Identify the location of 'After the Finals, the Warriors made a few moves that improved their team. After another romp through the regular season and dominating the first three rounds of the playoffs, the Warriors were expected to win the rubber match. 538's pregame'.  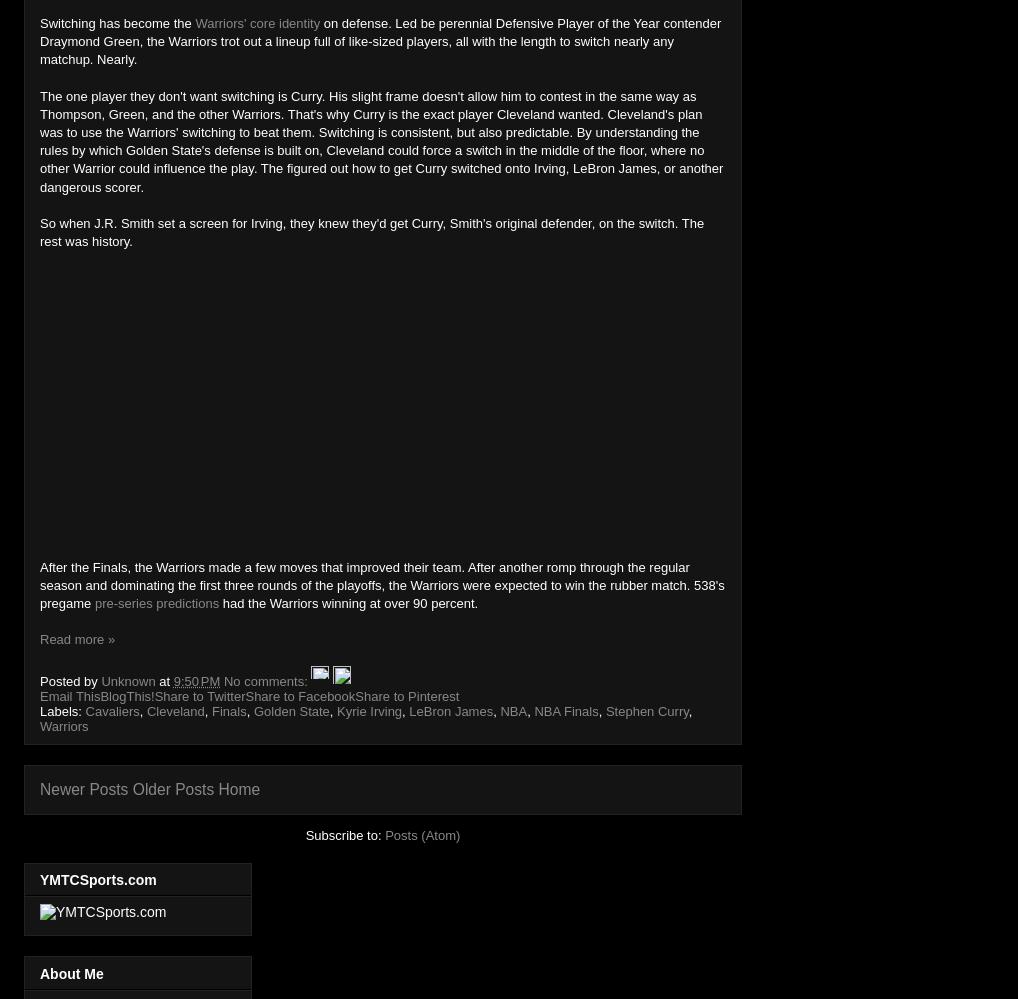
(381, 585).